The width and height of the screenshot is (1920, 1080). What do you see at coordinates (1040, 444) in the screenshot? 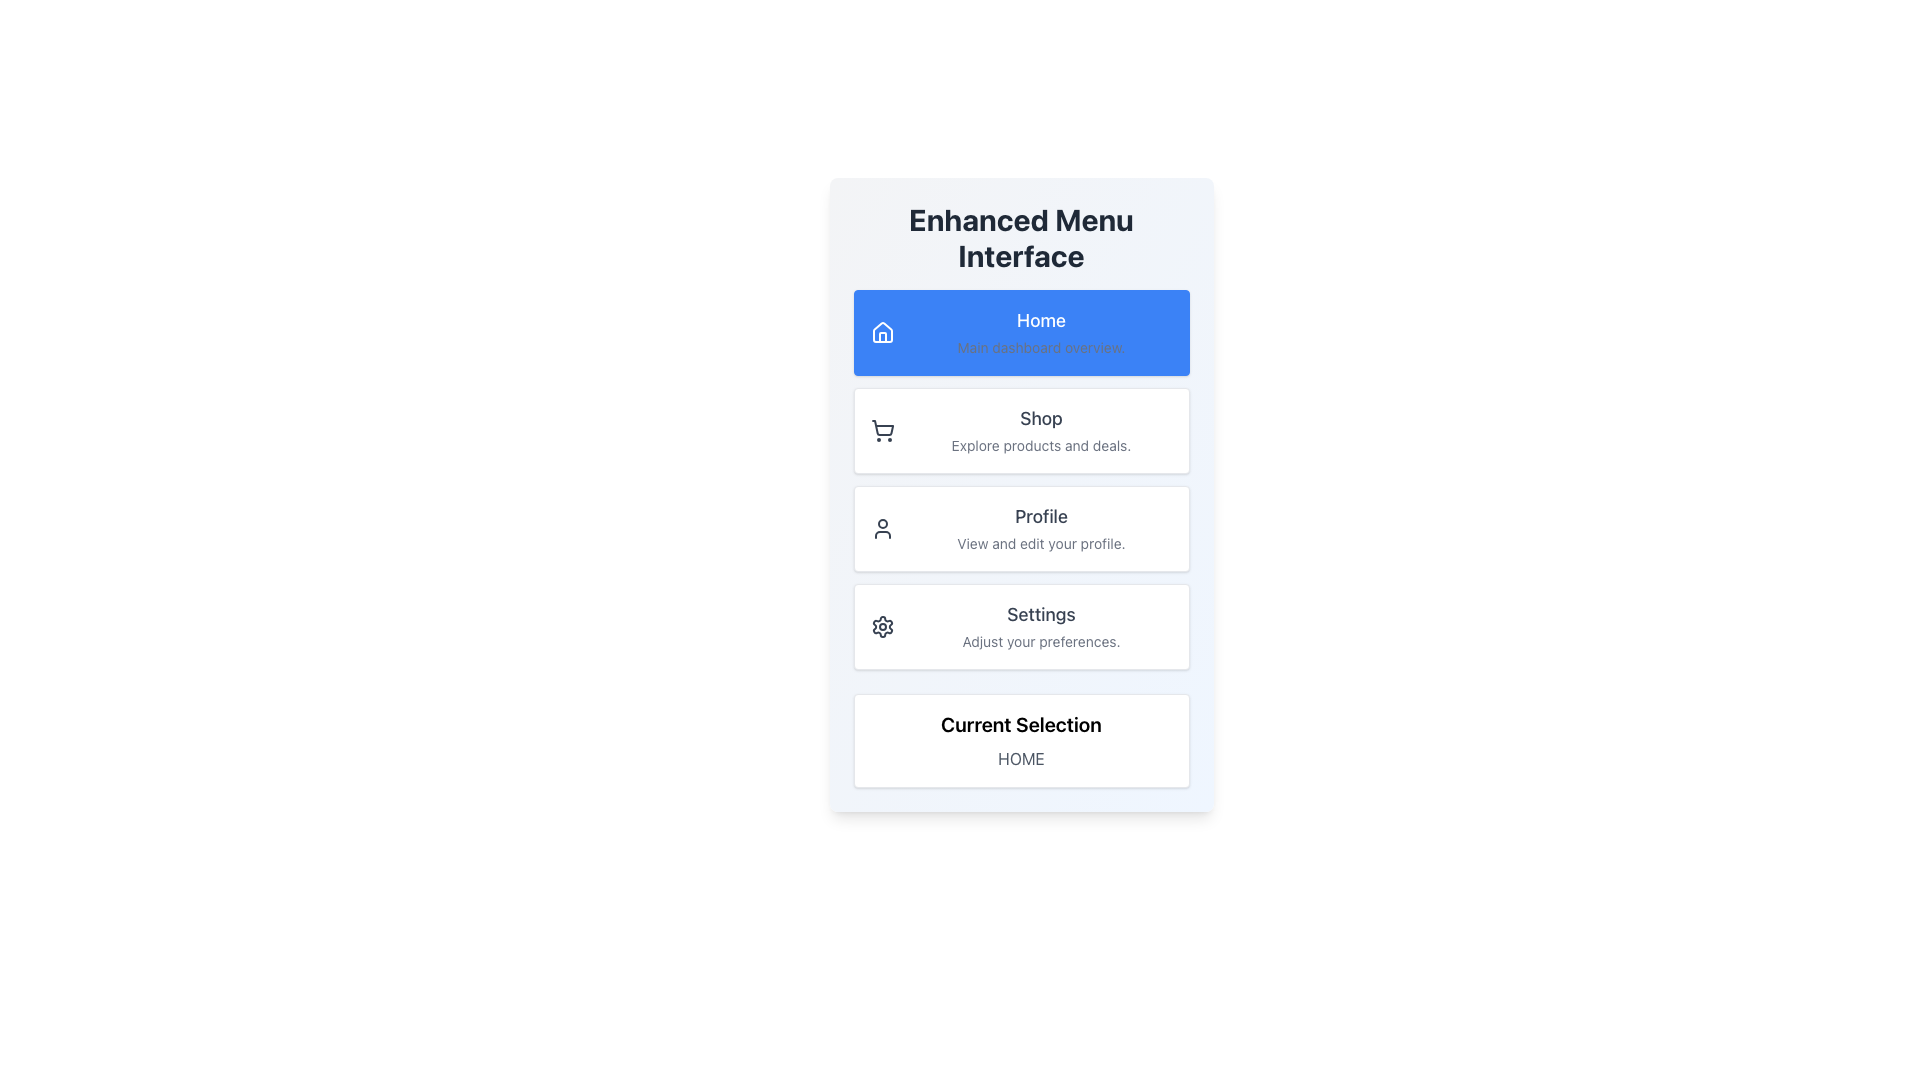
I see `the descriptive subtitle text label that provides additional information about the 'Shop' section, located under the 'Shop' heading in the navigation menu` at bounding box center [1040, 444].